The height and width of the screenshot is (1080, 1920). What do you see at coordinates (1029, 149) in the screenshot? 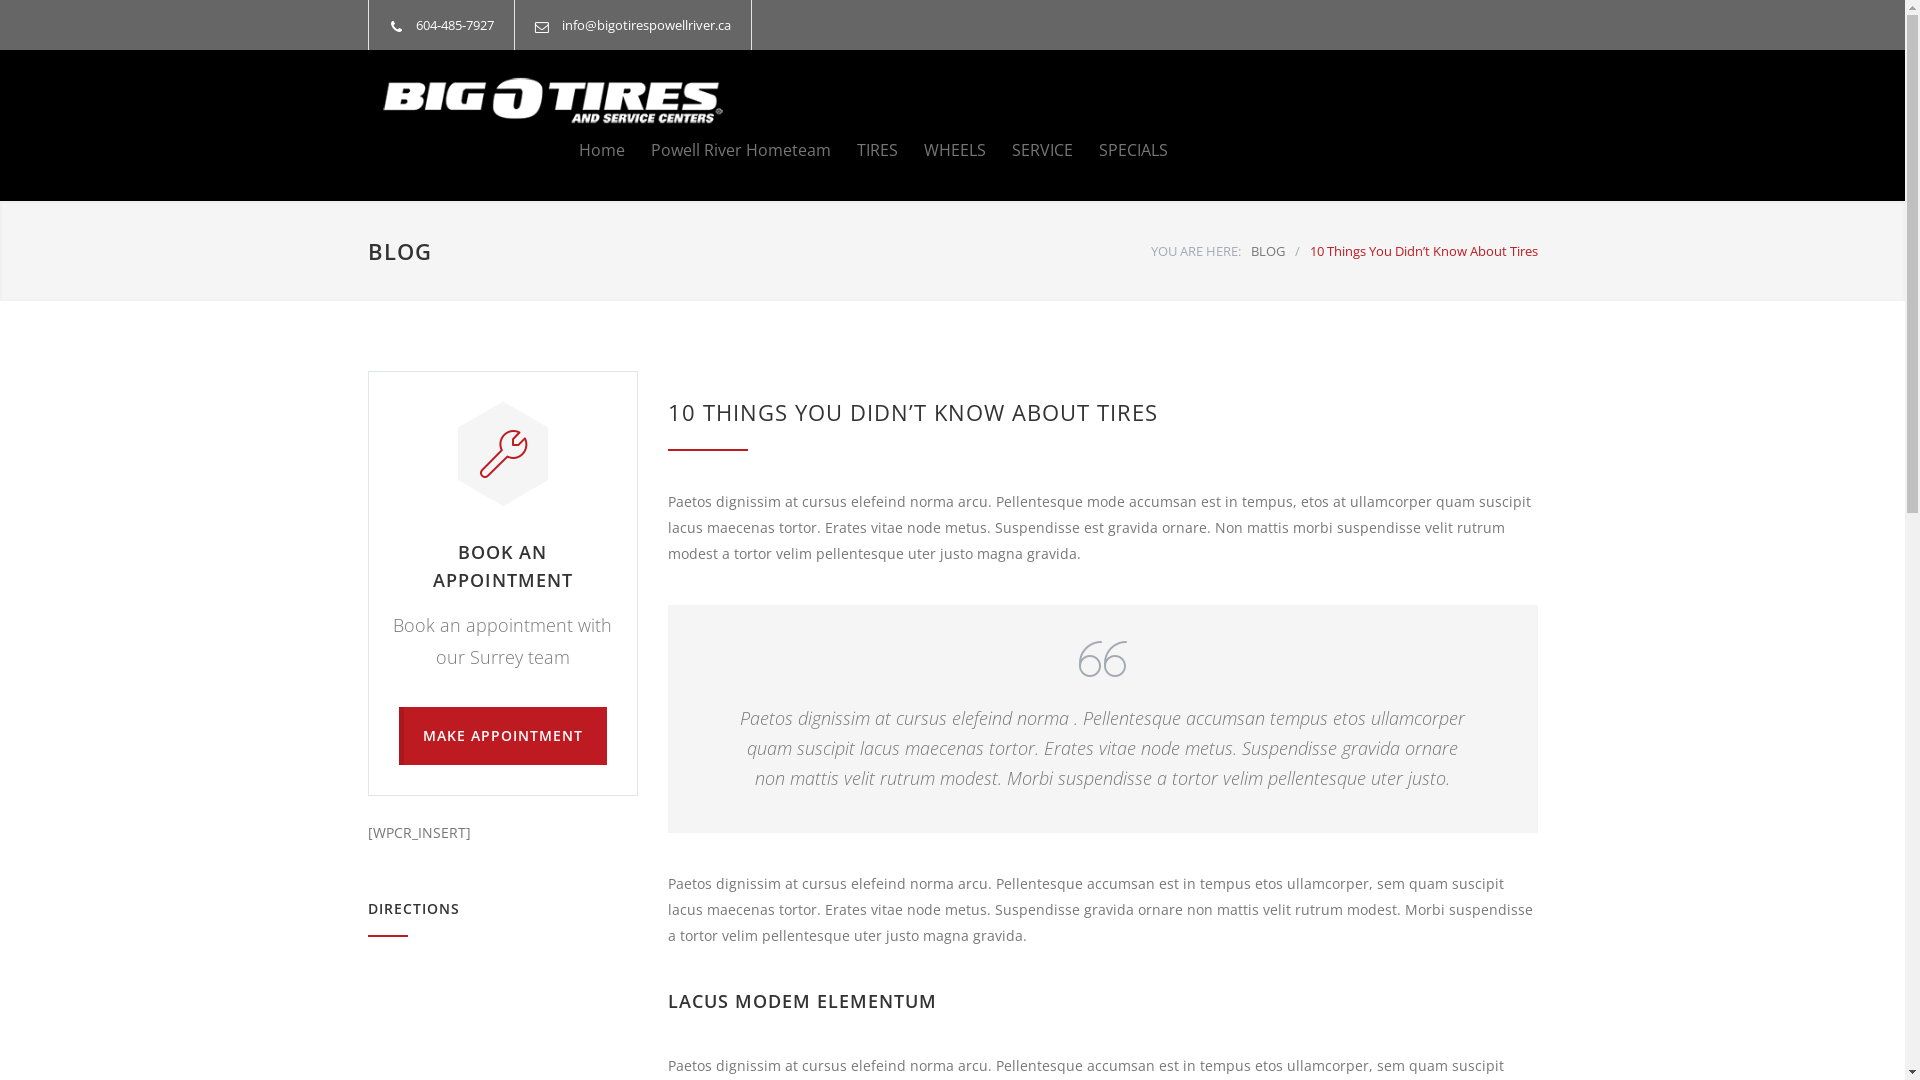
I see `'SERVICE'` at bounding box center [1029, 149].